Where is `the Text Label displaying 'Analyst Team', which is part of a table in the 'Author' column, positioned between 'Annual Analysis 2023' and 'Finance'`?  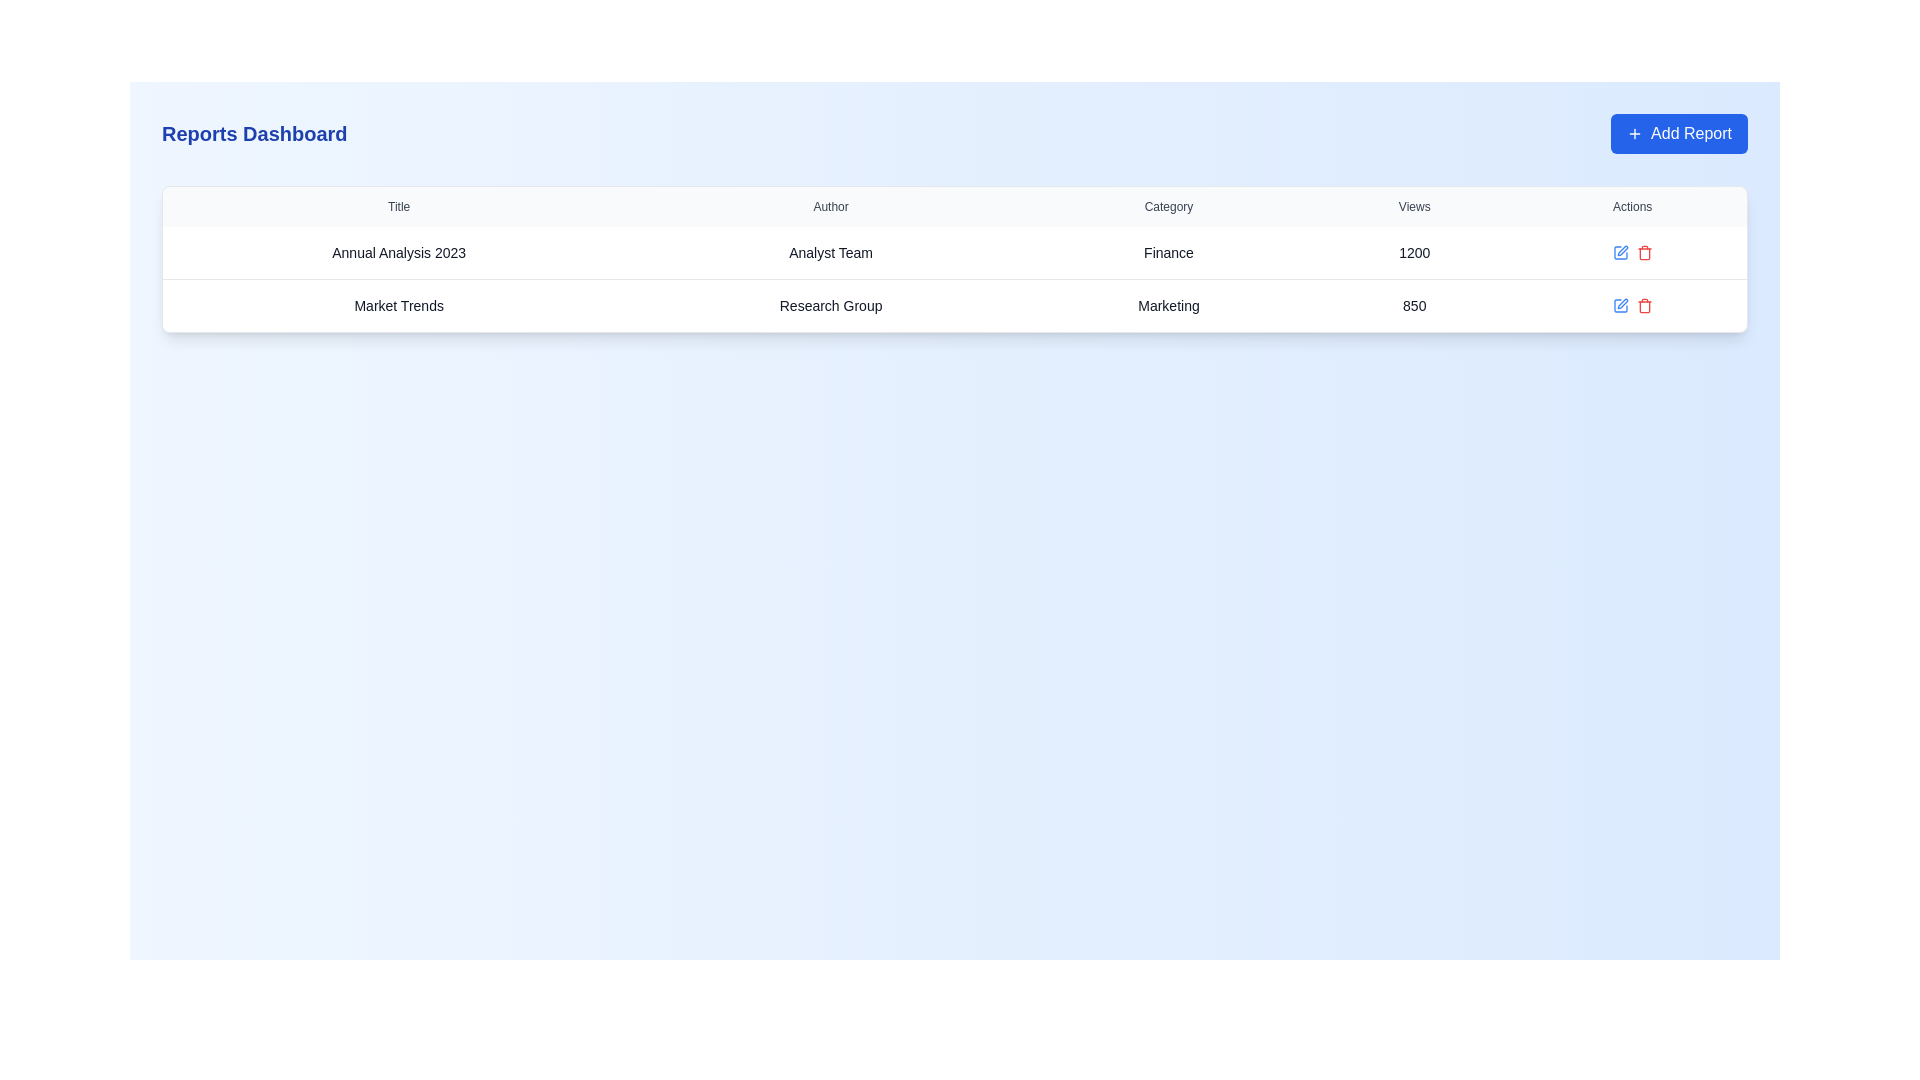
the Text Label displaying 'Analyst Team', which is part of a table in the 'Author' column, positioned between 'Annual Analysis 2023' and 'Finance' is located at coordinates (831, 252).